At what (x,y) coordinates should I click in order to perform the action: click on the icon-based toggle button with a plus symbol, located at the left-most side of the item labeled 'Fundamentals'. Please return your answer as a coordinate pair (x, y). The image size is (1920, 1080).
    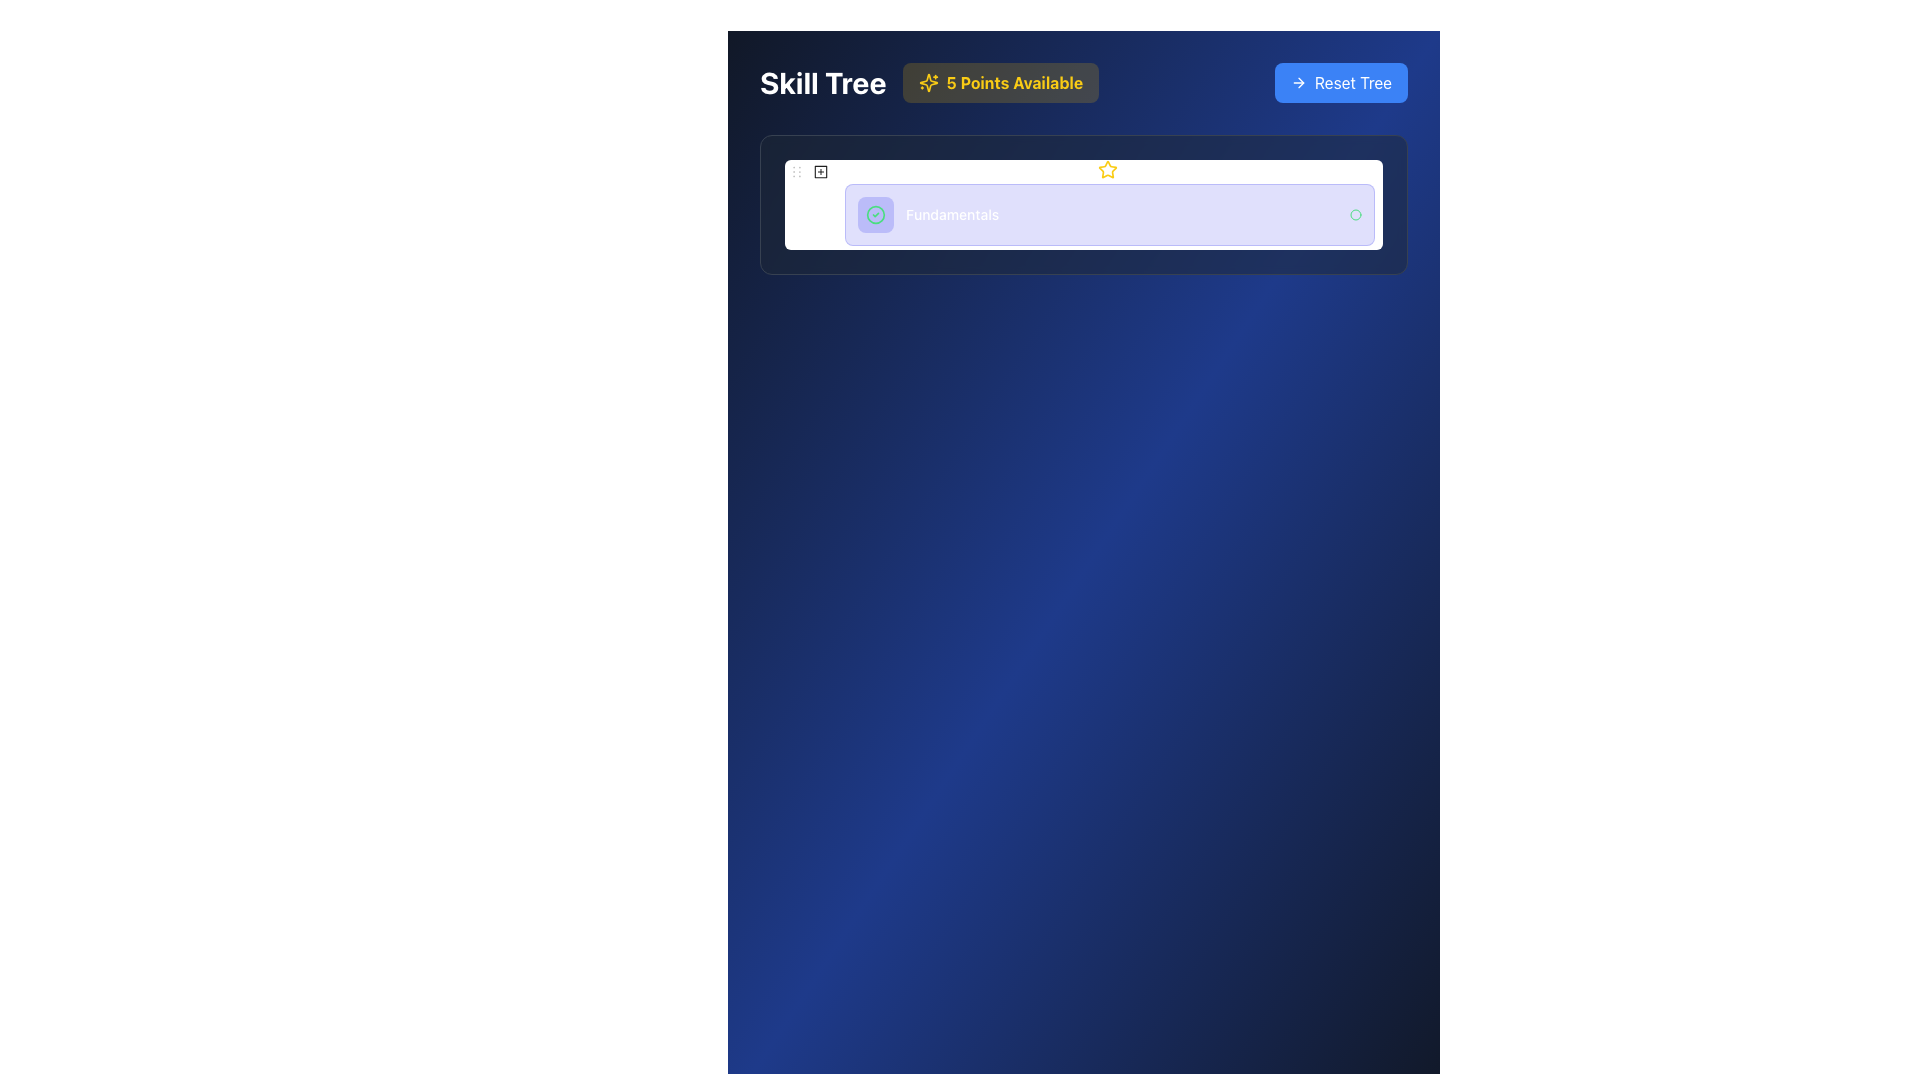
    Looking at the image, I should click on (820, 171).